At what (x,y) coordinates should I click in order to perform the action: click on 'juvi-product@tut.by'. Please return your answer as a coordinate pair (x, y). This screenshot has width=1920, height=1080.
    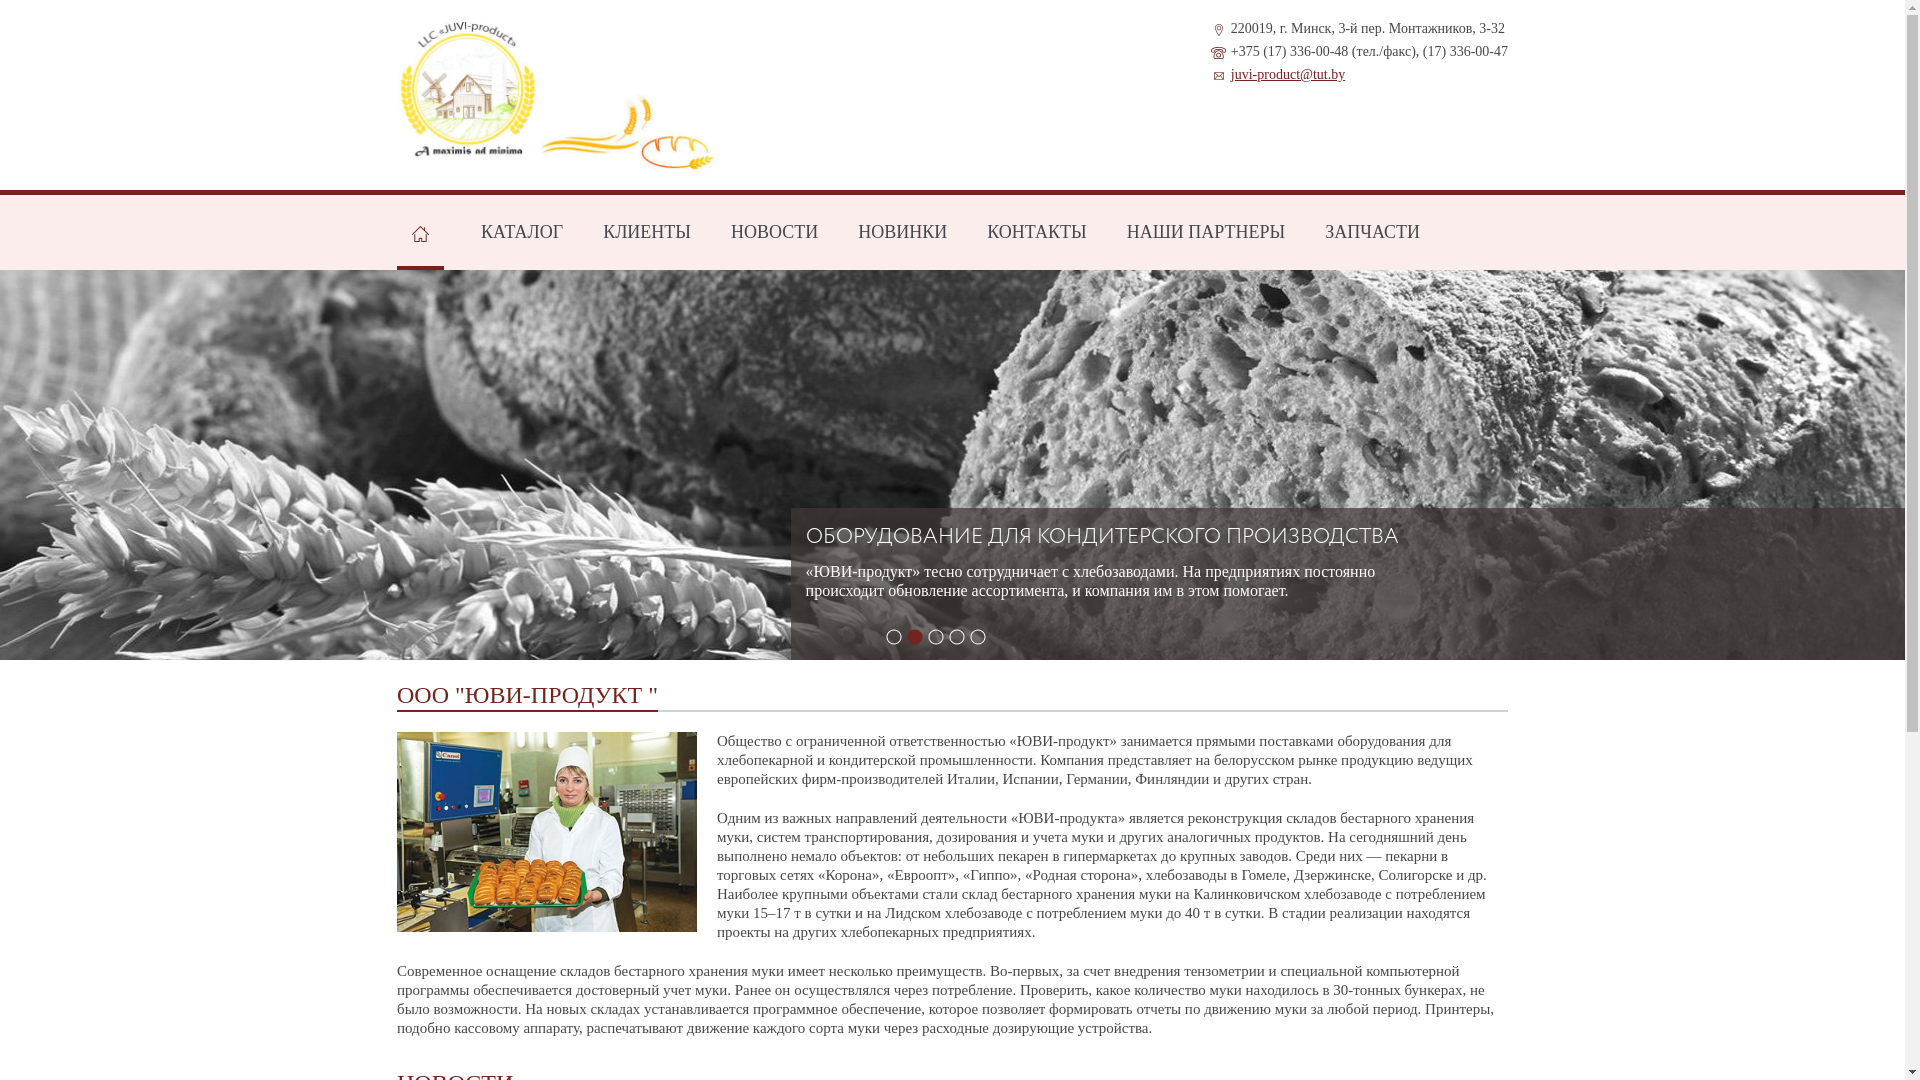
    Looking at the image, I should click on (1287, 73).